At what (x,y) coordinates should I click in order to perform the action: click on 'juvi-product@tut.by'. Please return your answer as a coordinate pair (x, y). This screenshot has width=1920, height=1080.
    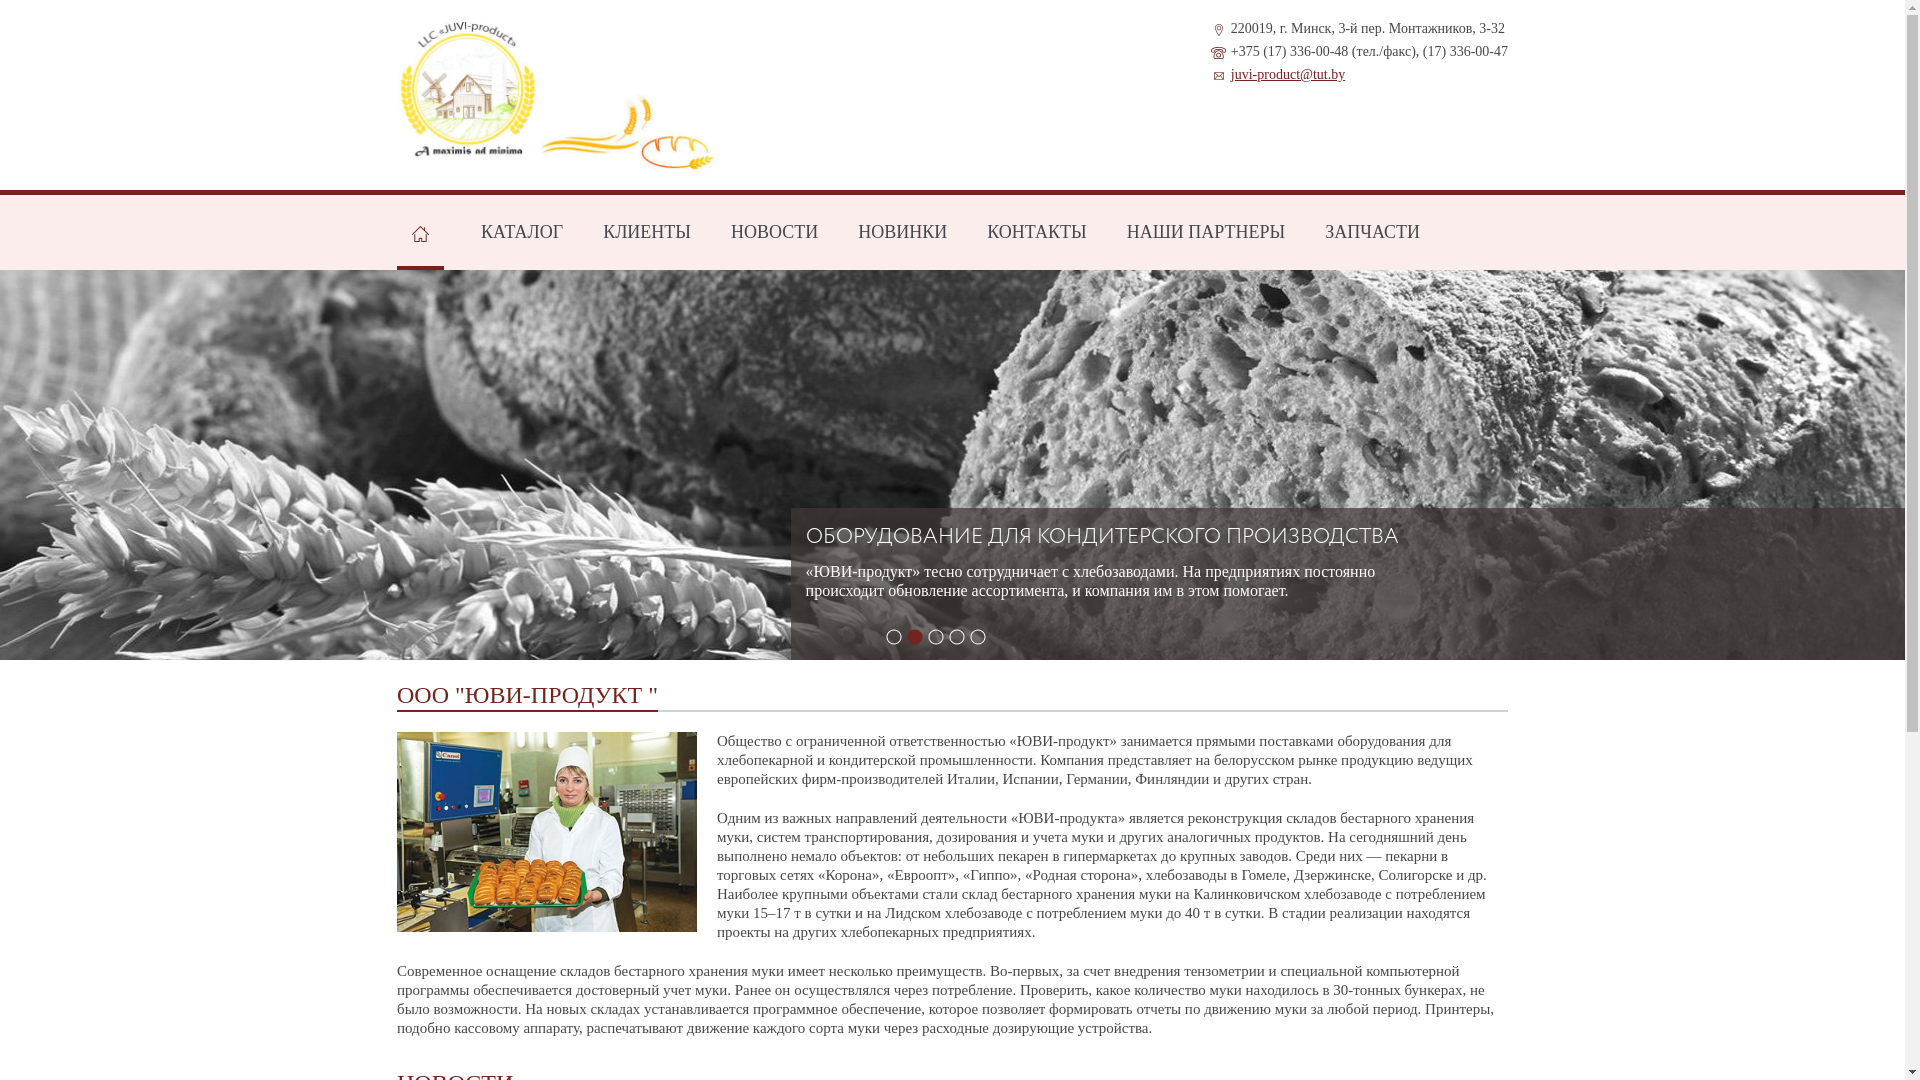
    Looking at the image, I should click on (1287, 73).